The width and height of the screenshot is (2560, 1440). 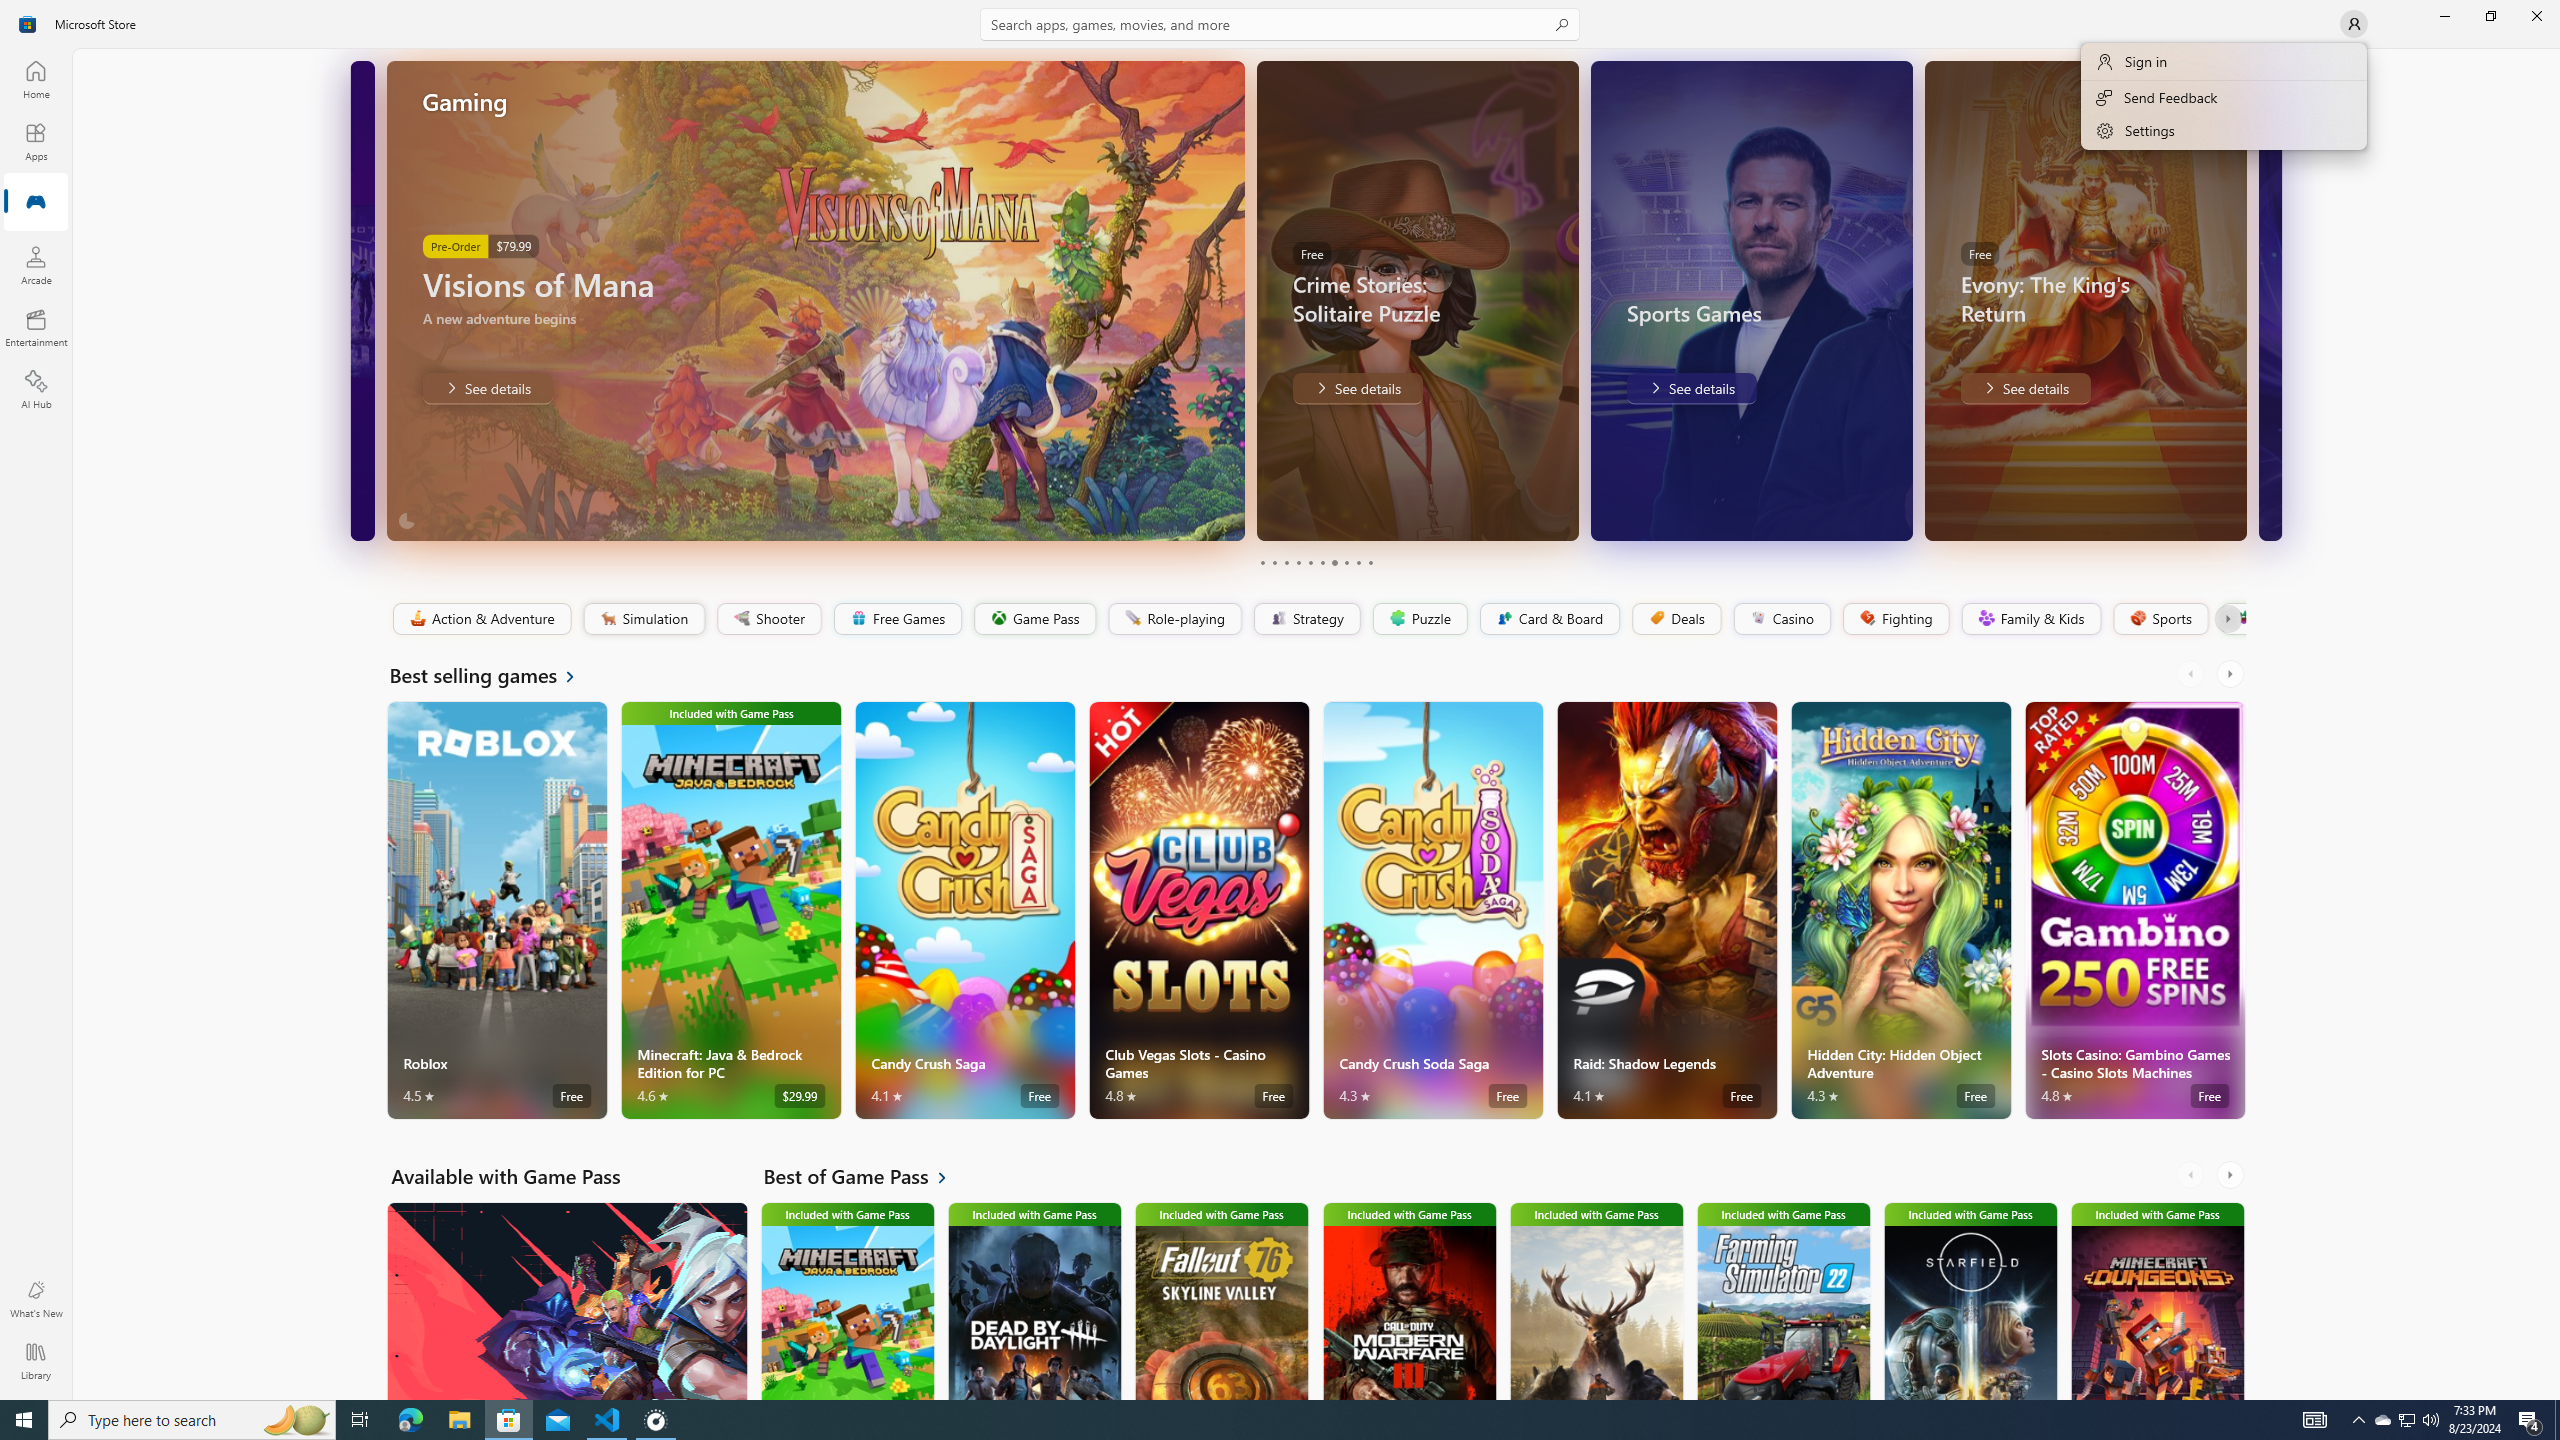 What do you see at coordinates (1308, 562) in the screenshot?
I see `'Page 5'` at bounding box center [1308, 562].